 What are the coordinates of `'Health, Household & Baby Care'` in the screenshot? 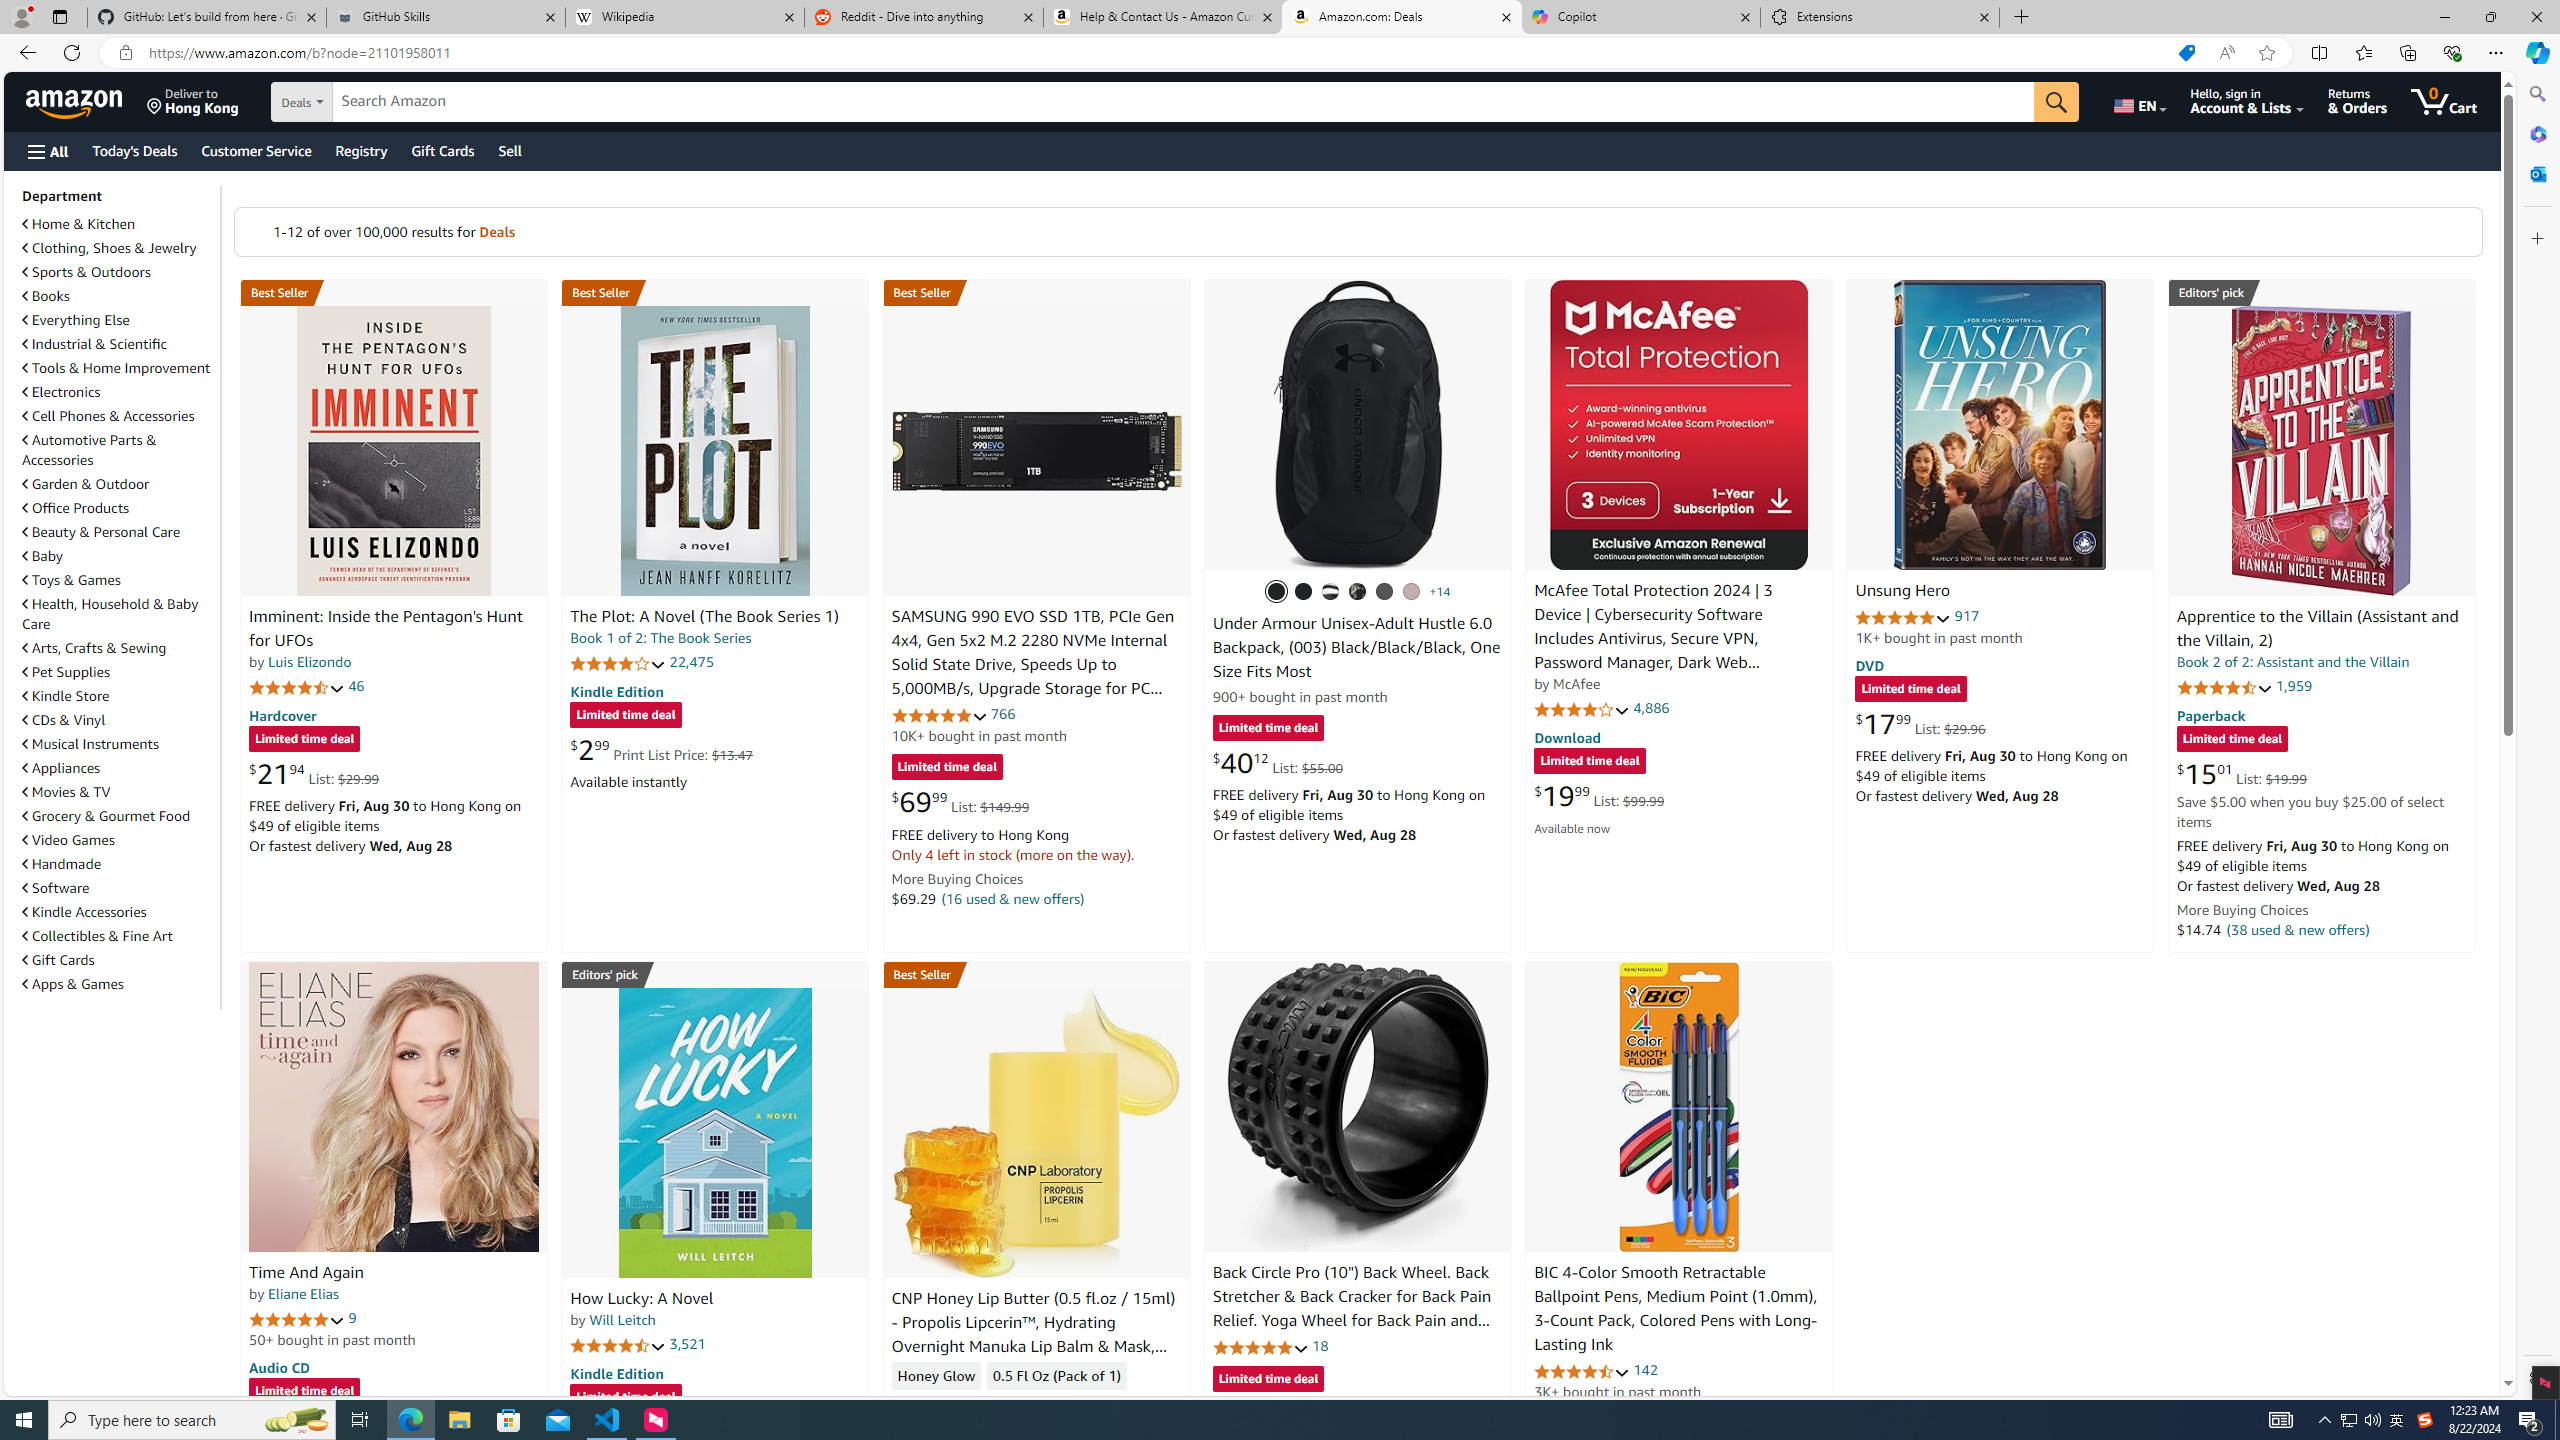 It's located at (110, 613).